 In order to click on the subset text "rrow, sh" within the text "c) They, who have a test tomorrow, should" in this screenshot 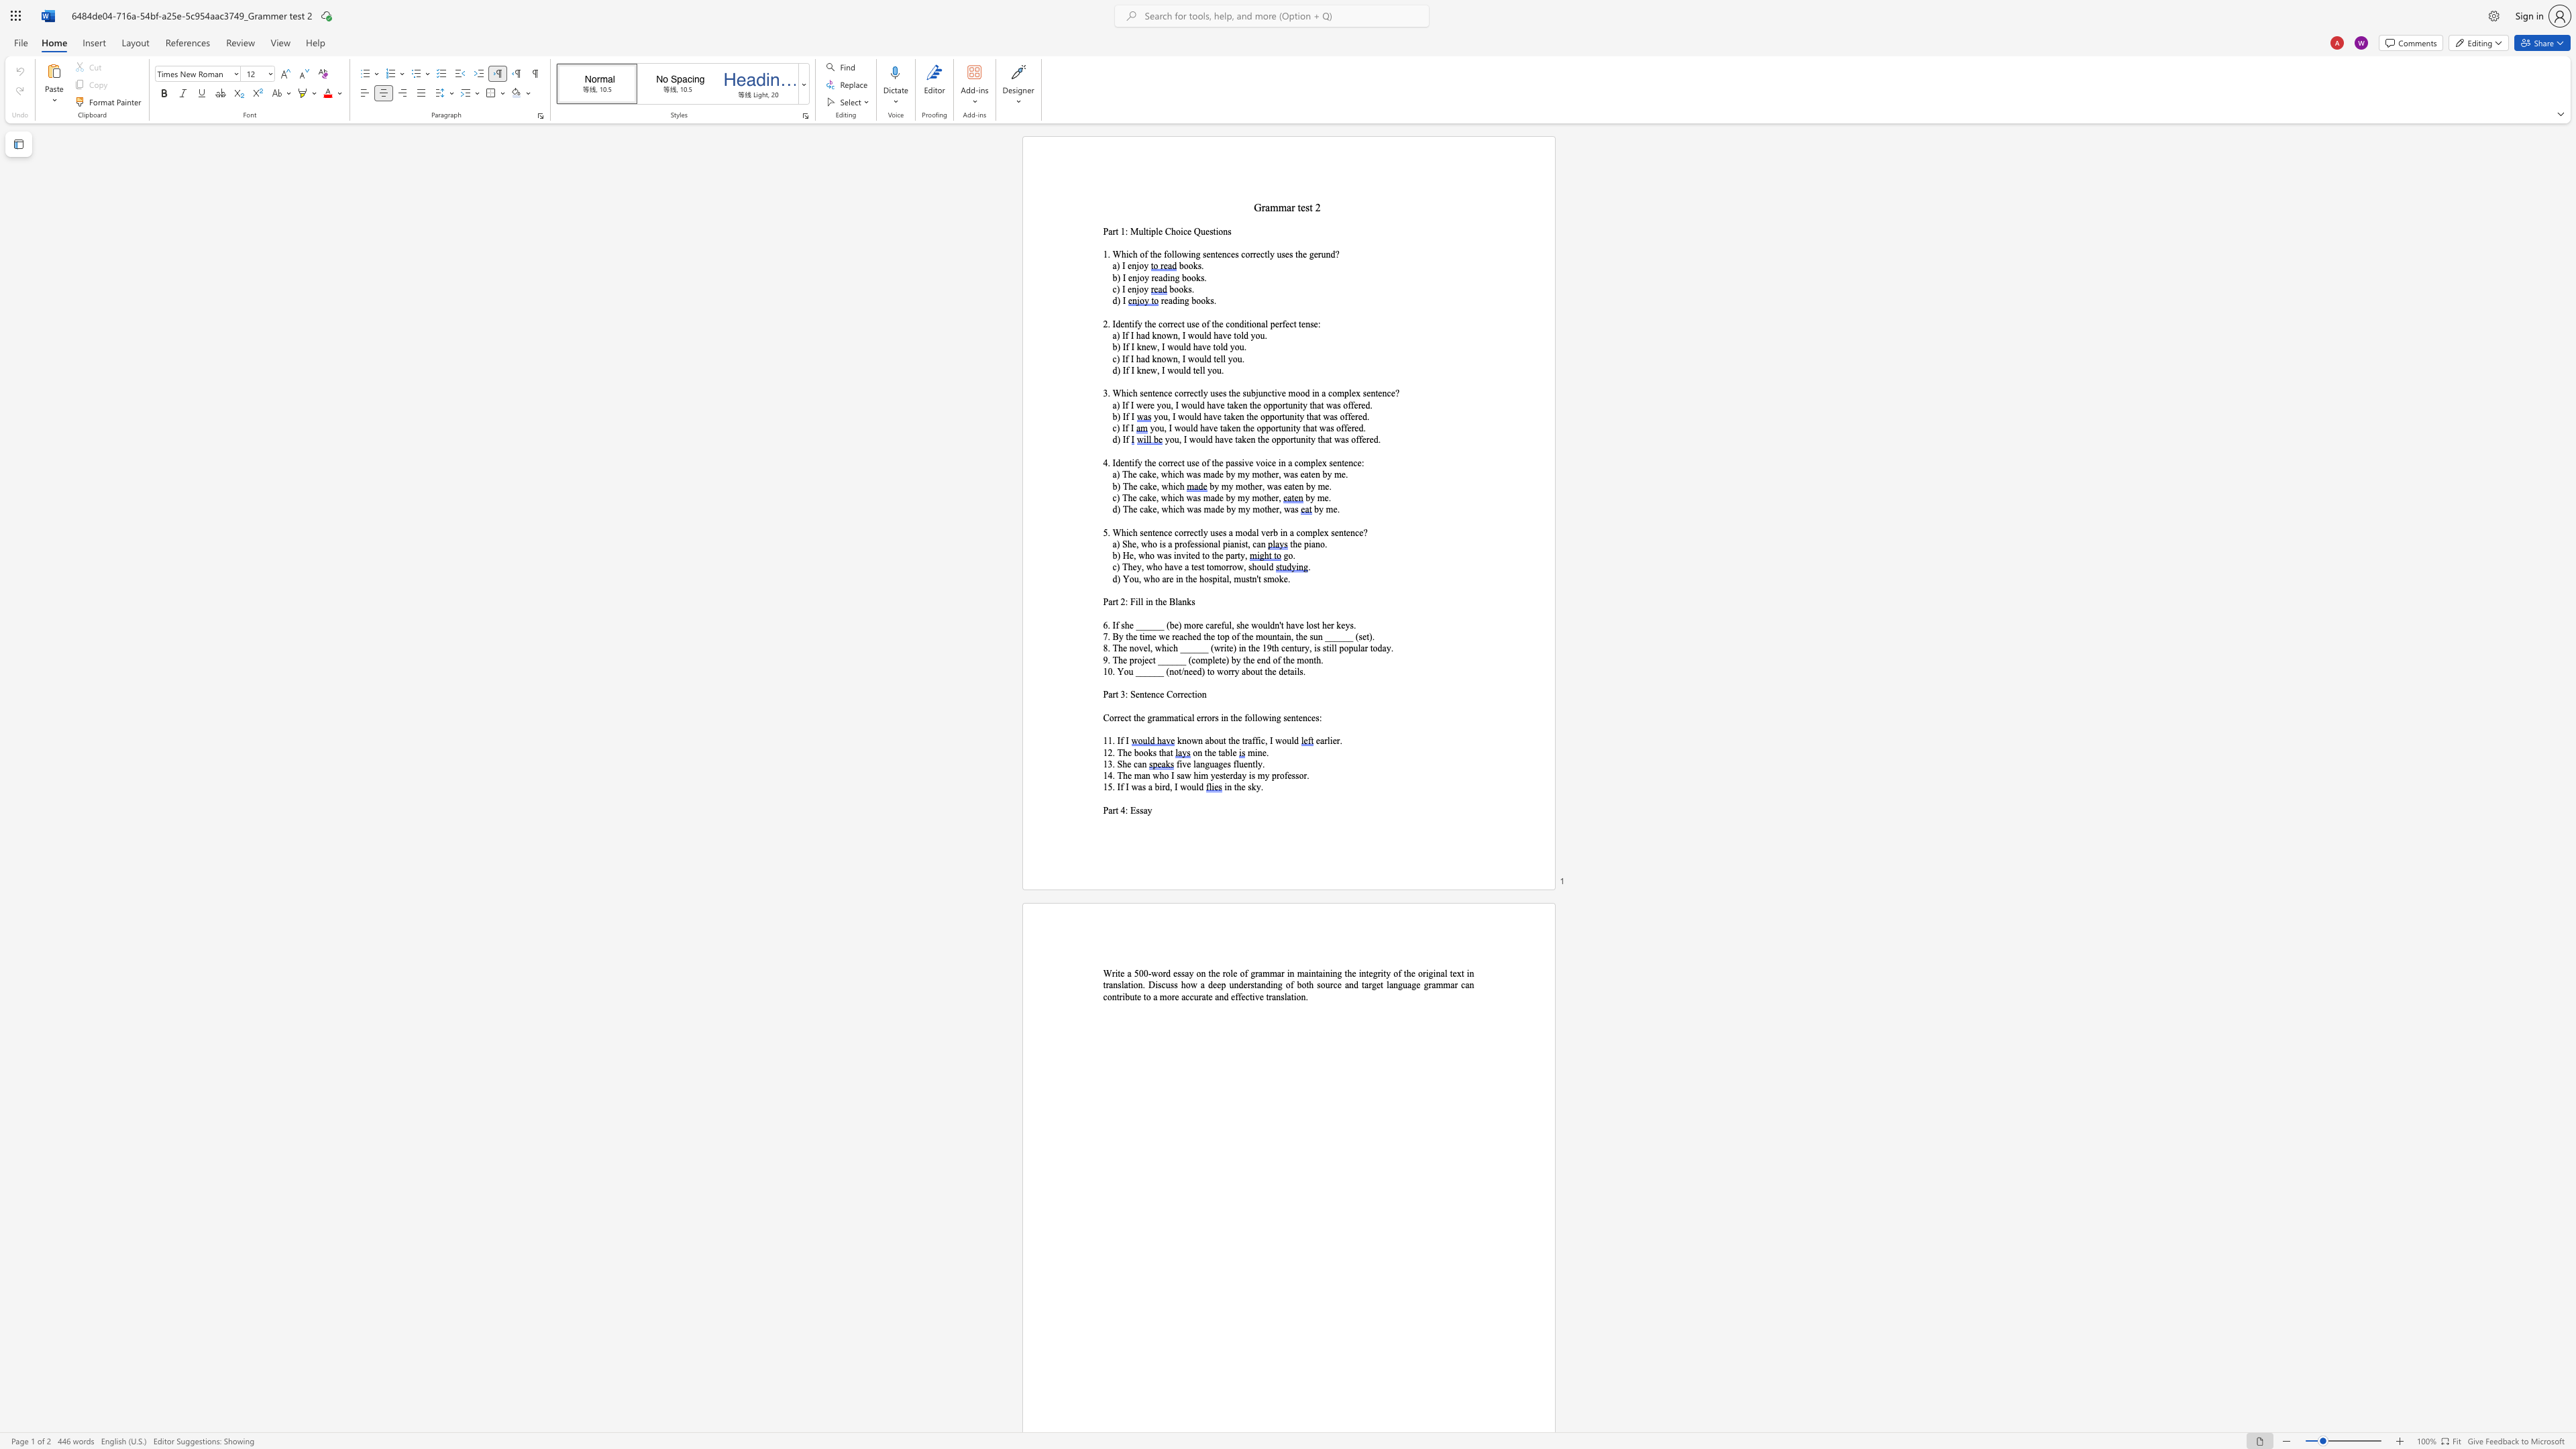, I will do `click(1226, 567)`.